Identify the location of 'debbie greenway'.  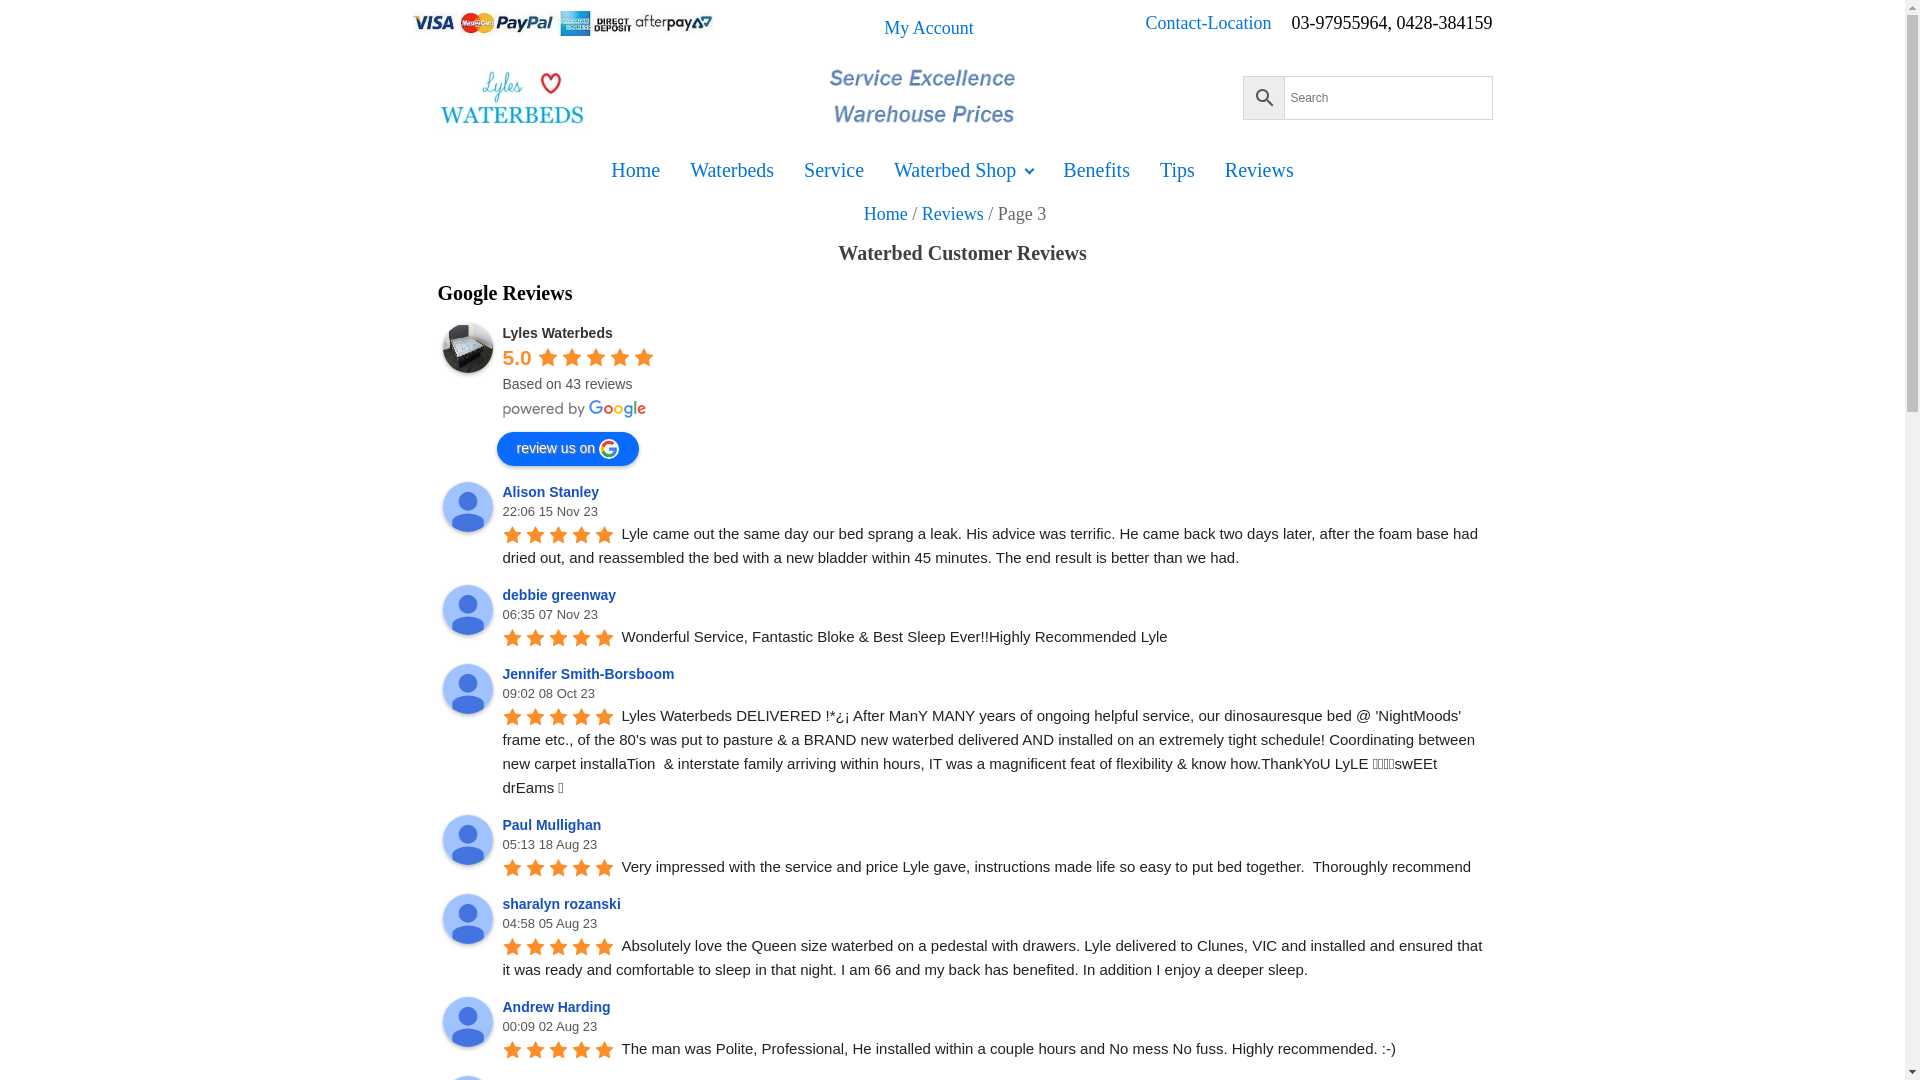
(560, 593).